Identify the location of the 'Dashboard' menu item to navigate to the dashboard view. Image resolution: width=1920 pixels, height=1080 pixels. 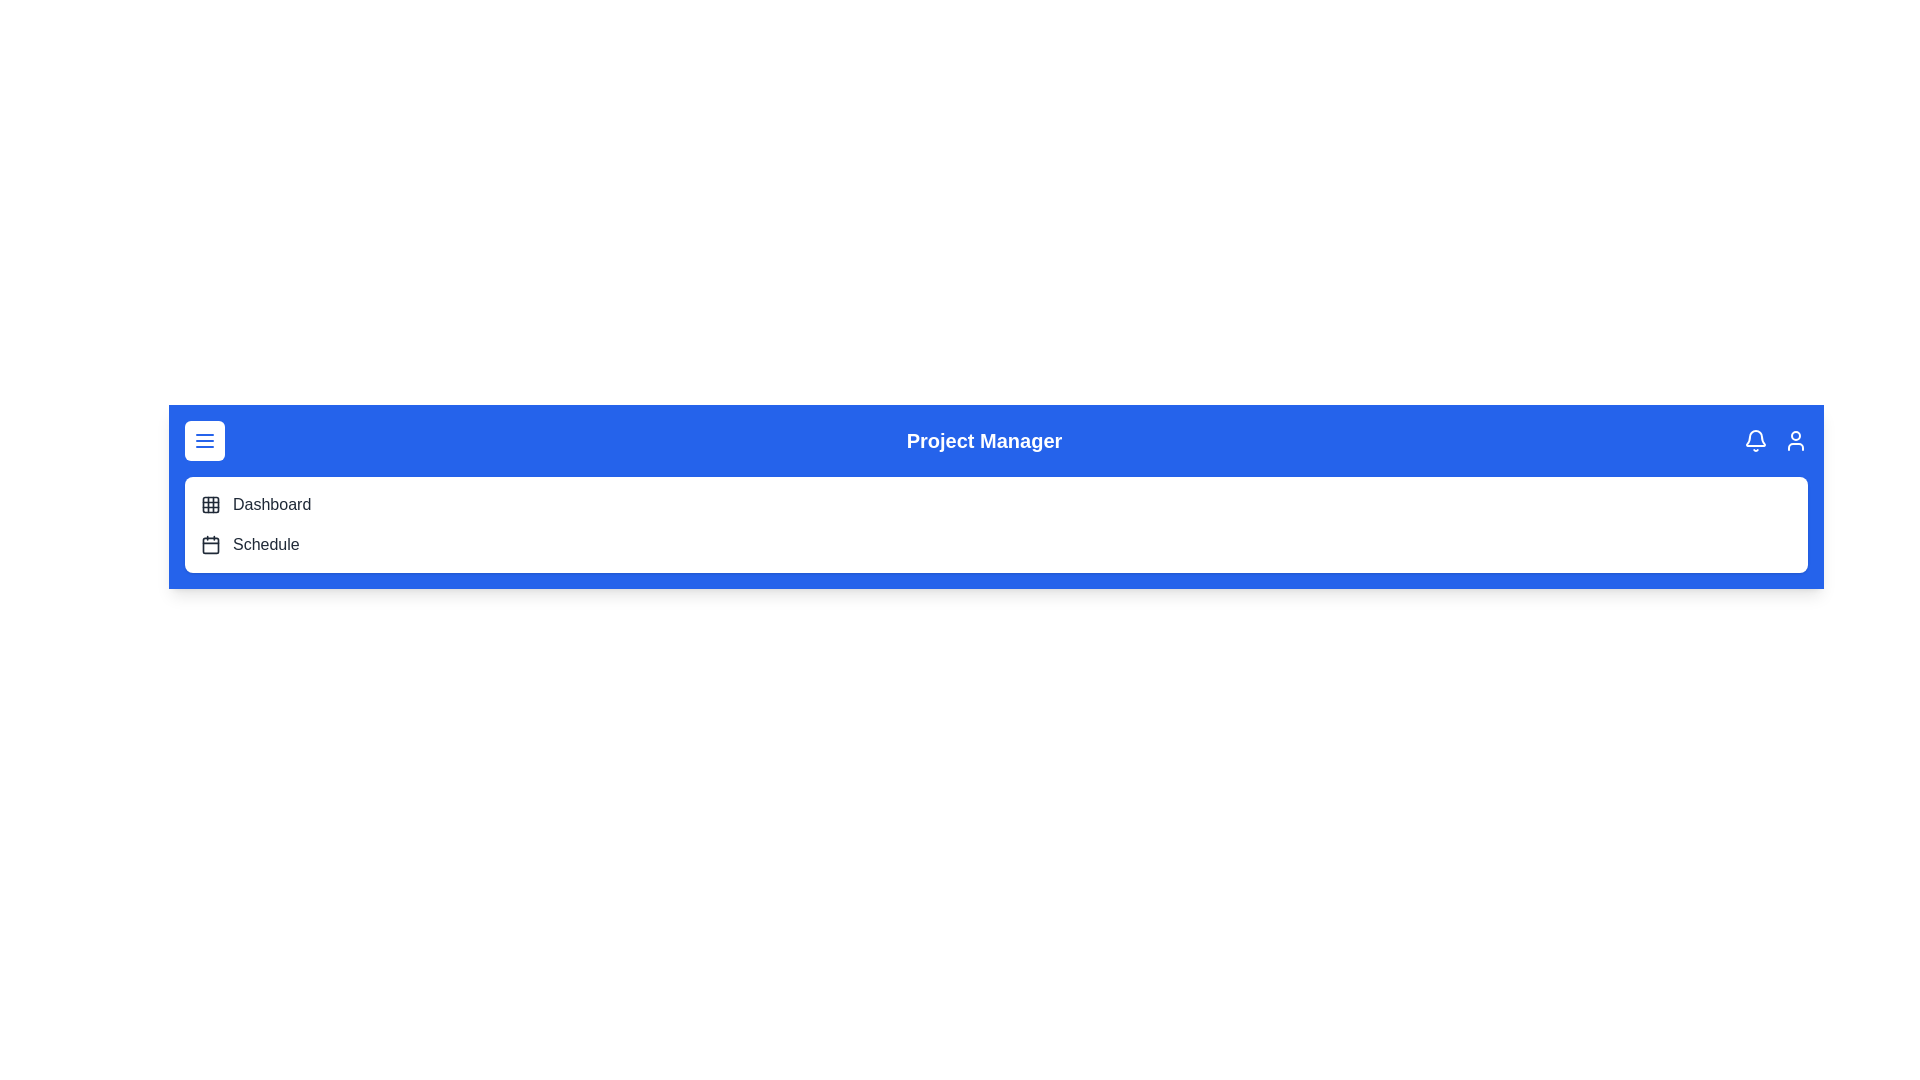
(271, 504).